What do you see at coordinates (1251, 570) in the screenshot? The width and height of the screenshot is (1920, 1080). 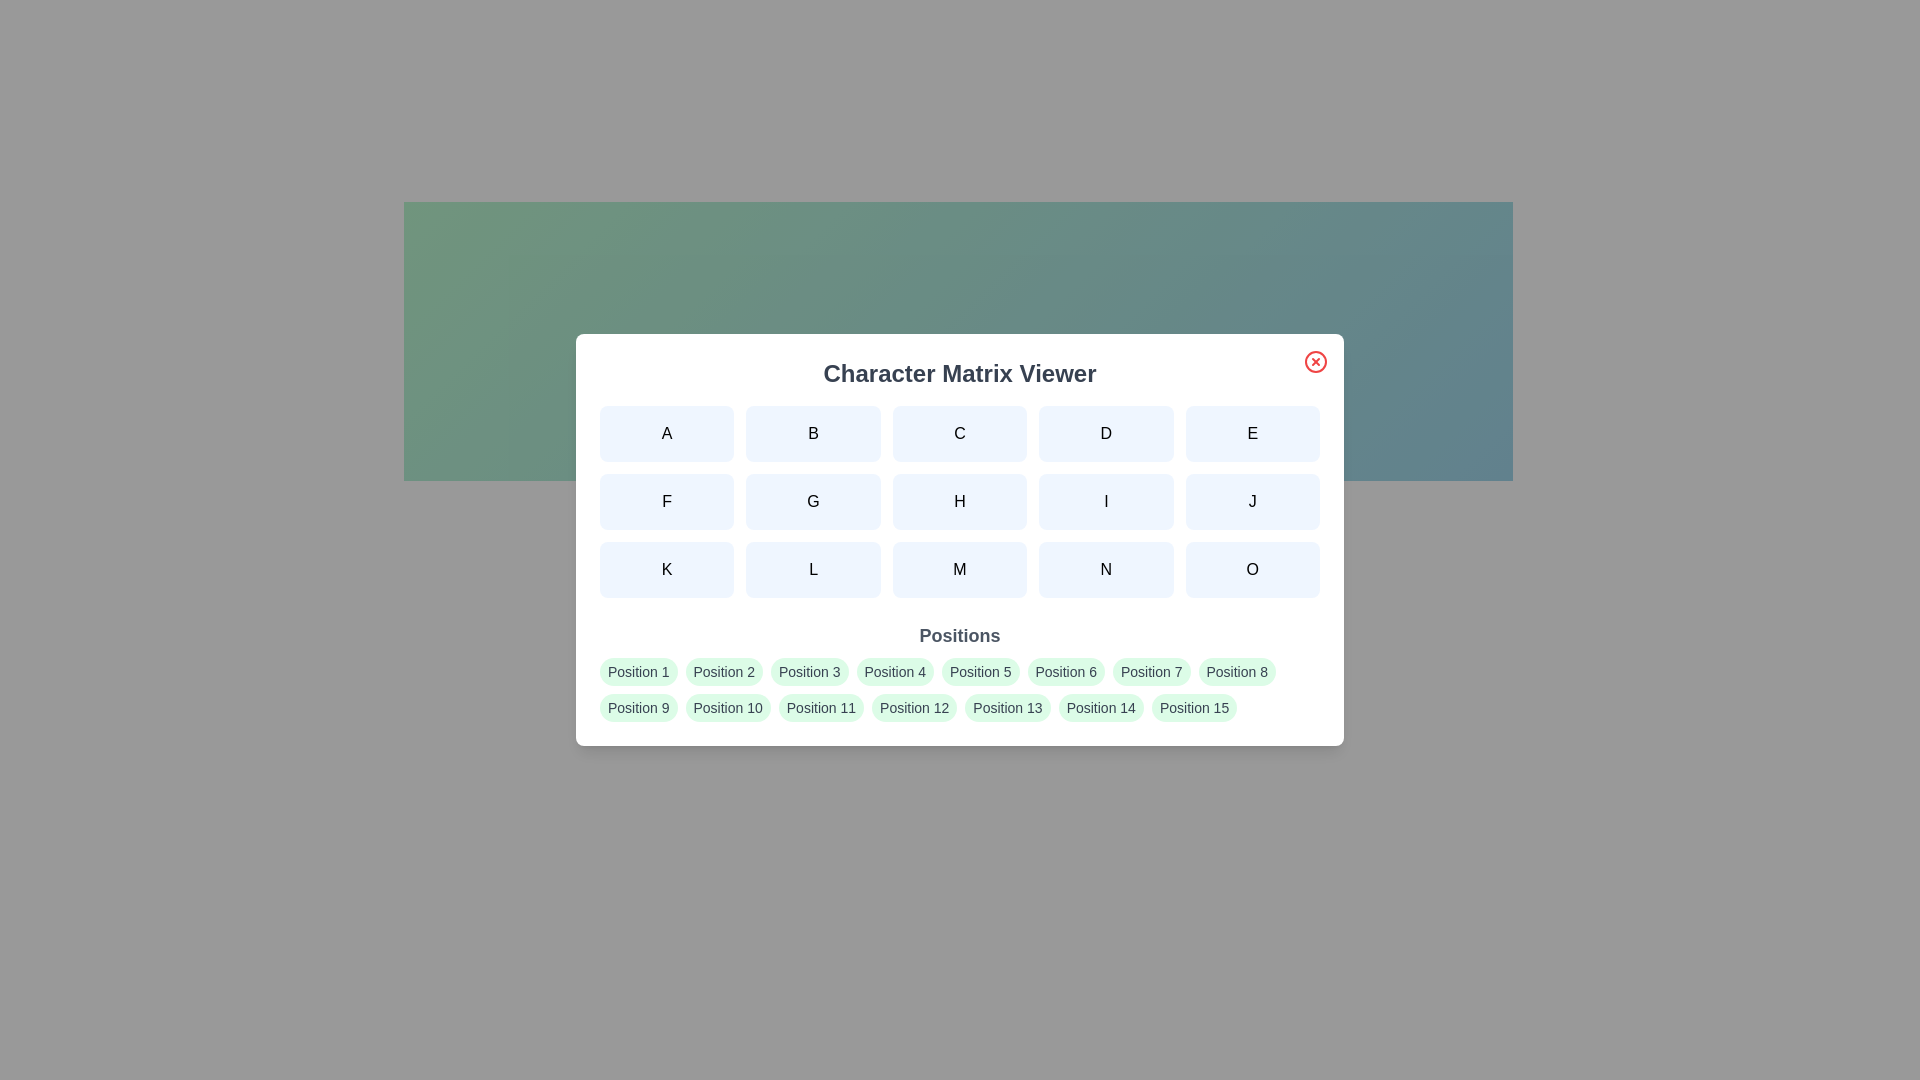 I see `the character button labeled O` at bounding box center [1251, 570].